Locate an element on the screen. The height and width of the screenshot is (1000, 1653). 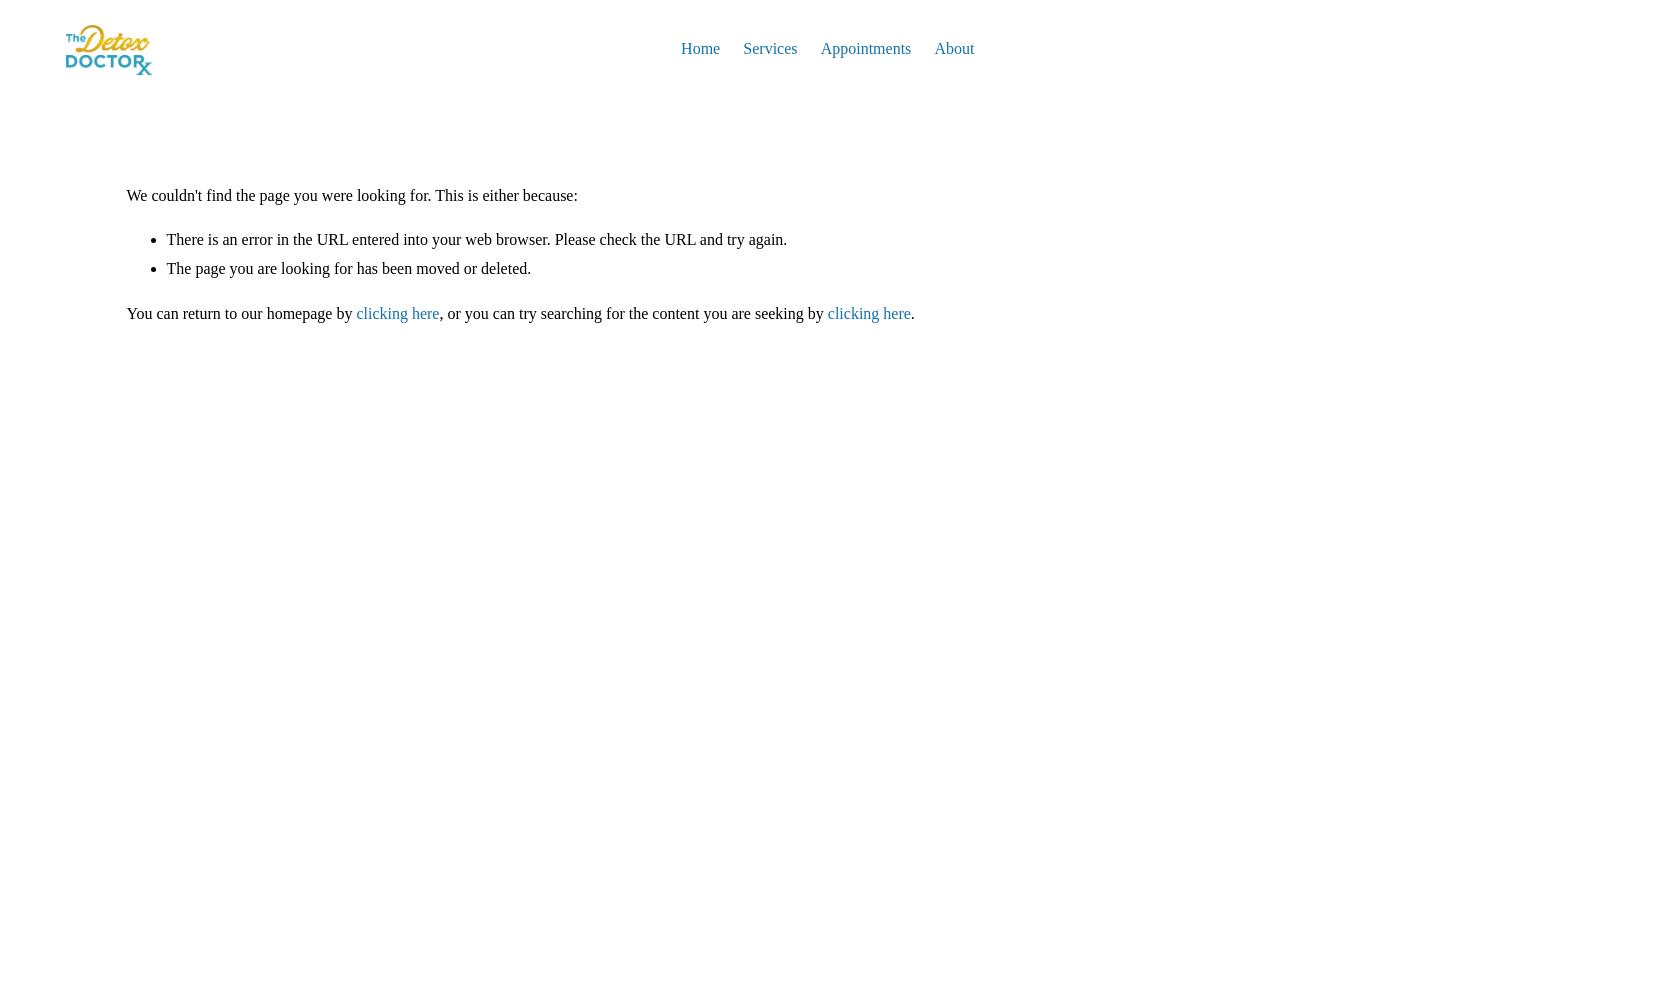
'Softwave Therapy' is located at coordinates (800, 83).